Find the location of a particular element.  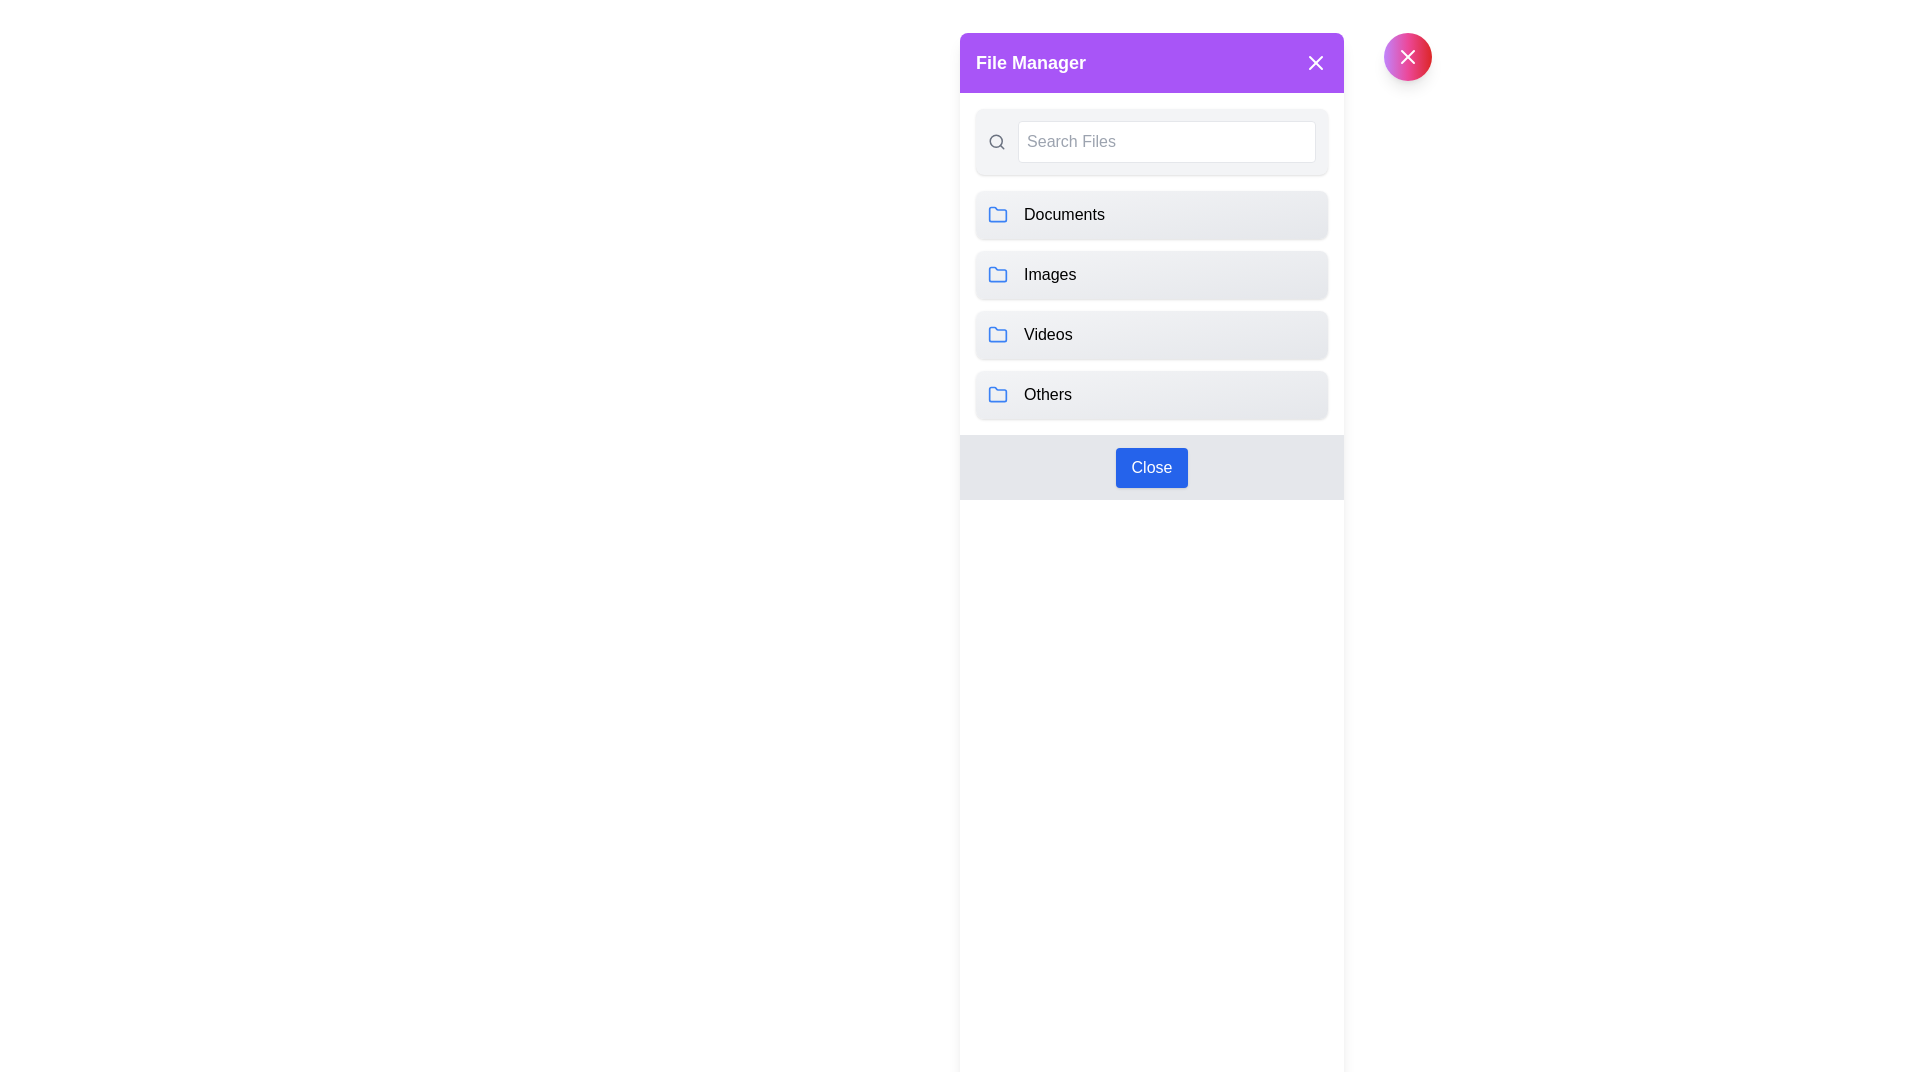

the small 'X' icon button located in the top-right corner of the purple header bar is located at coordinates (1406, 56).